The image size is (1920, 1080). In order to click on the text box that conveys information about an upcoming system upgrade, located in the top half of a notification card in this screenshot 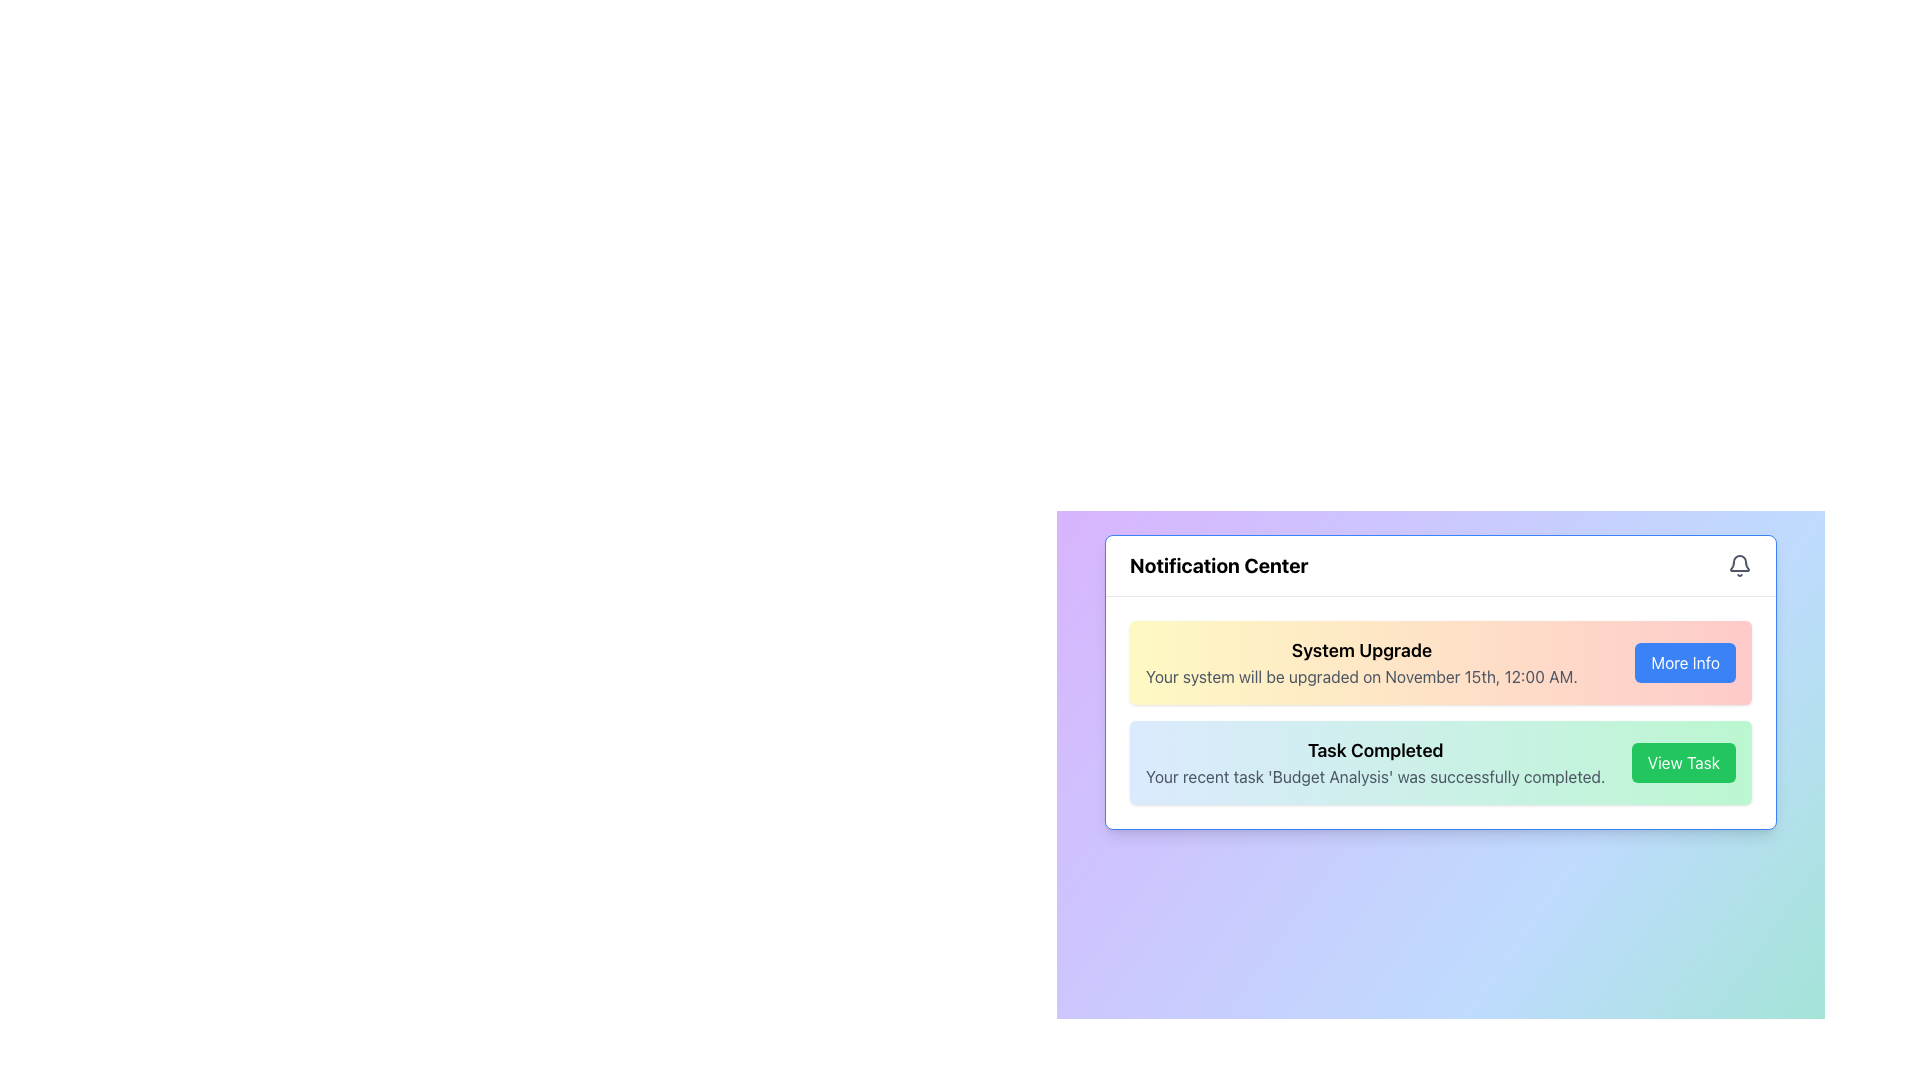, I will do `click(1360, 663)`.